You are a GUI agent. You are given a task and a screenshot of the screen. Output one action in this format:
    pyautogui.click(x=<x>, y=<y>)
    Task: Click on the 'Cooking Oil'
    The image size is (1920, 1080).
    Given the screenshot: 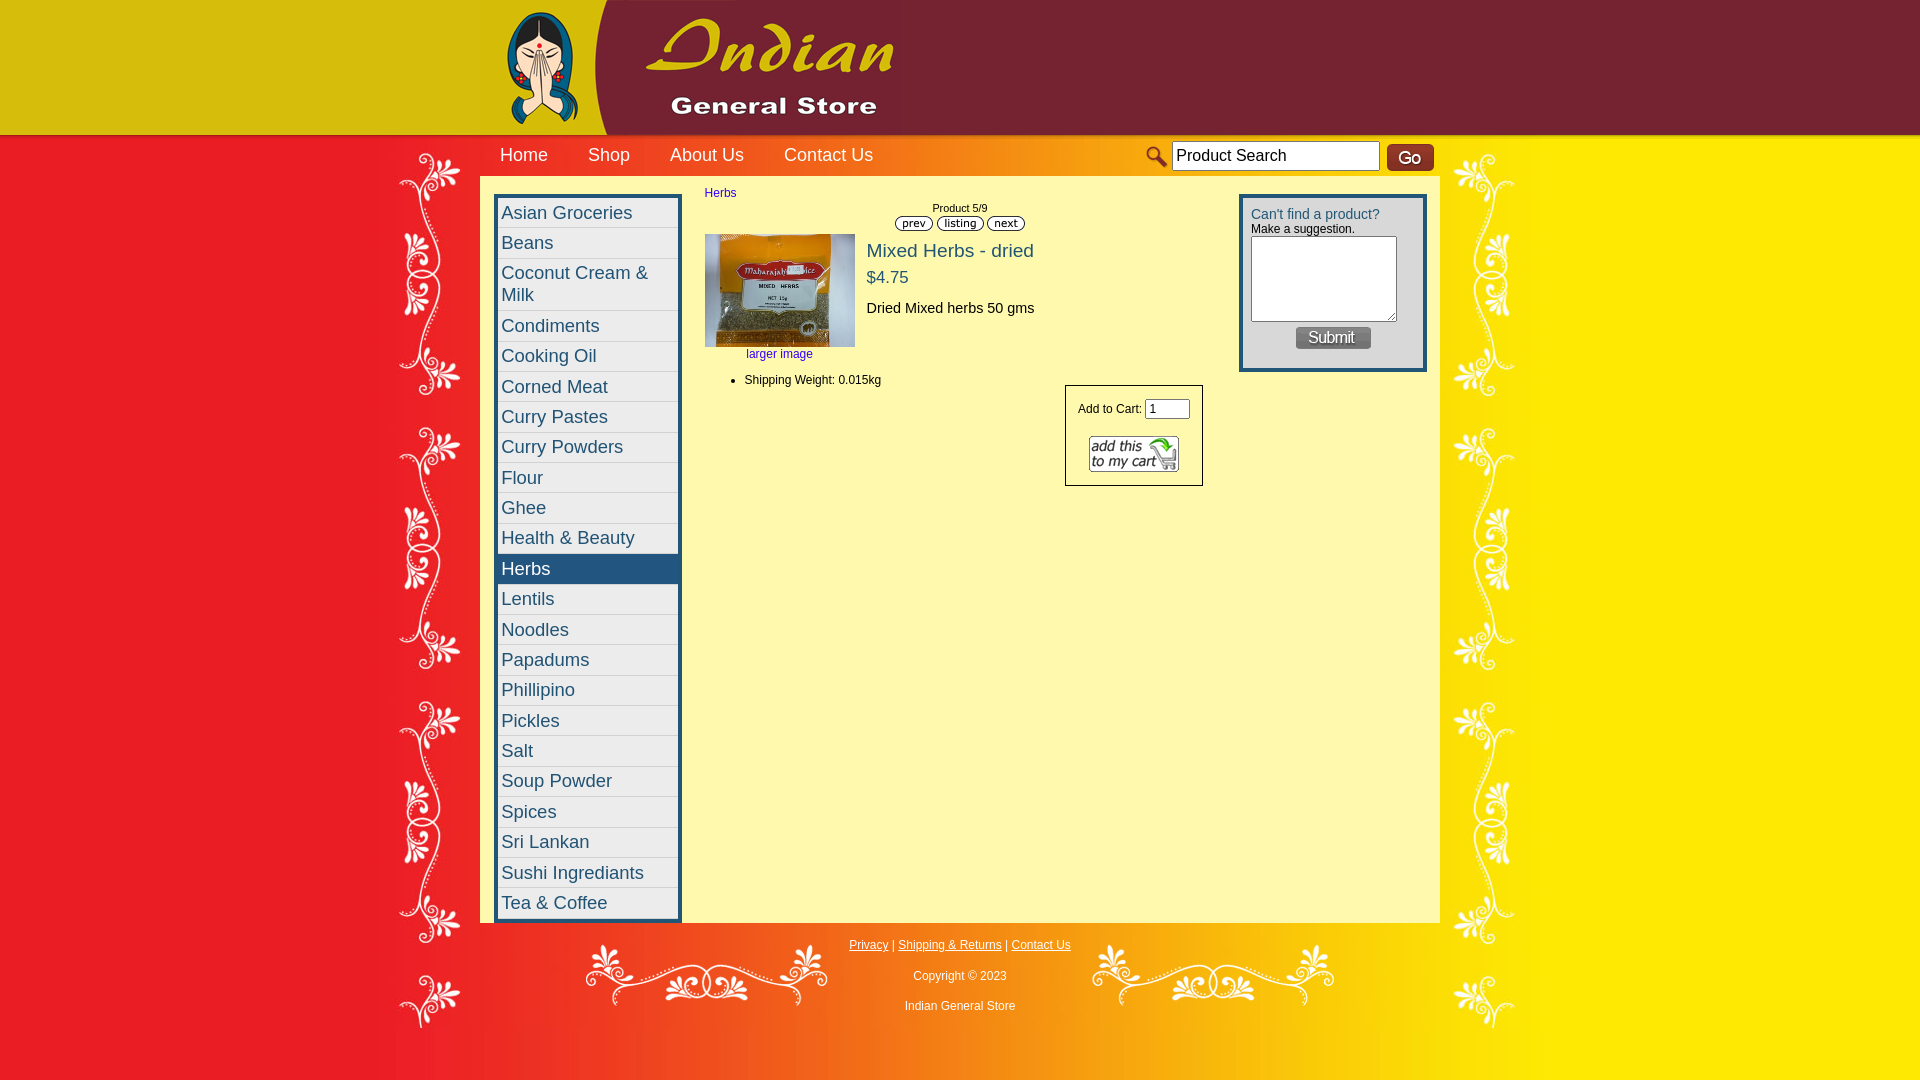 What is the action you would take?
    pyautogui.click(x=498, y=356)
    